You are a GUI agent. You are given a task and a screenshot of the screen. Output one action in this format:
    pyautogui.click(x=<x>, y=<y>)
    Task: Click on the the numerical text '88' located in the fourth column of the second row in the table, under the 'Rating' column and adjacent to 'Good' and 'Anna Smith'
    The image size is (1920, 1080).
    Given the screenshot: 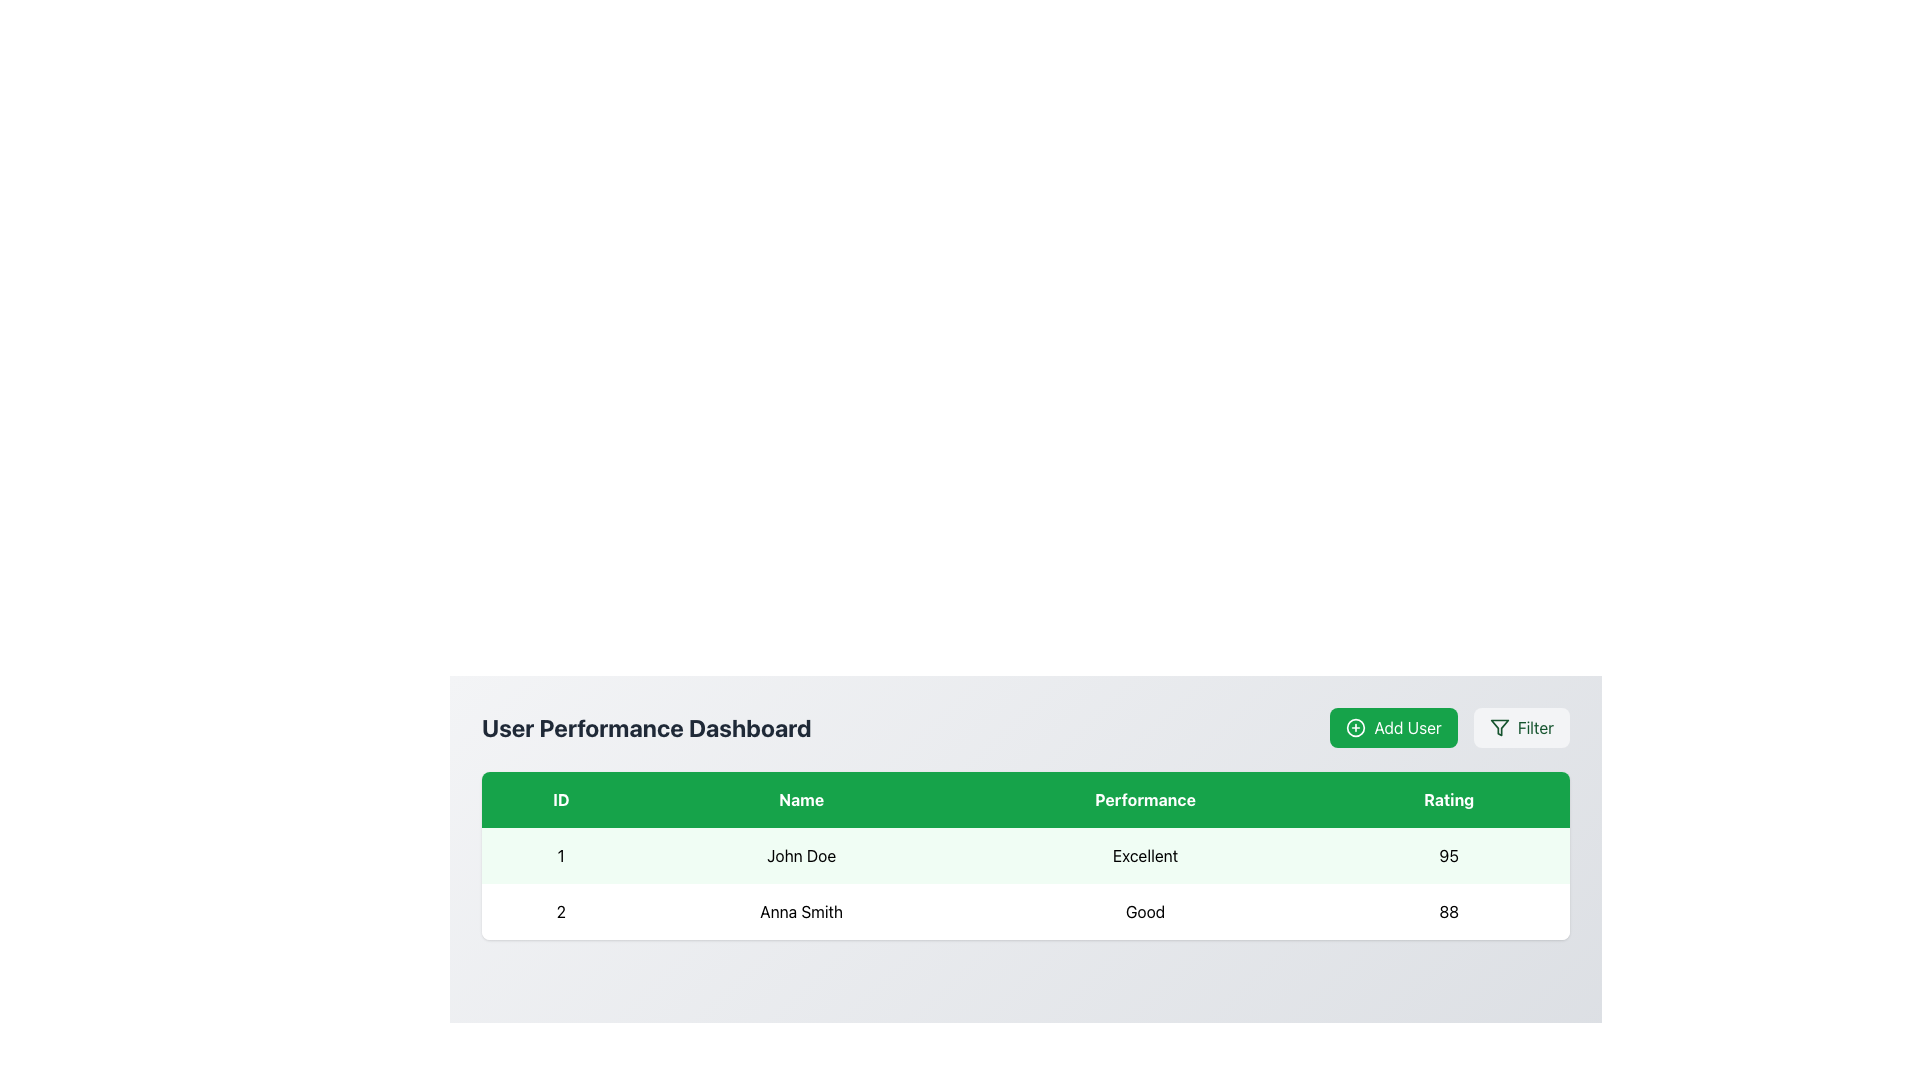 What is the action you would take?
    pyautogui.click(x=1449, y=911)
    